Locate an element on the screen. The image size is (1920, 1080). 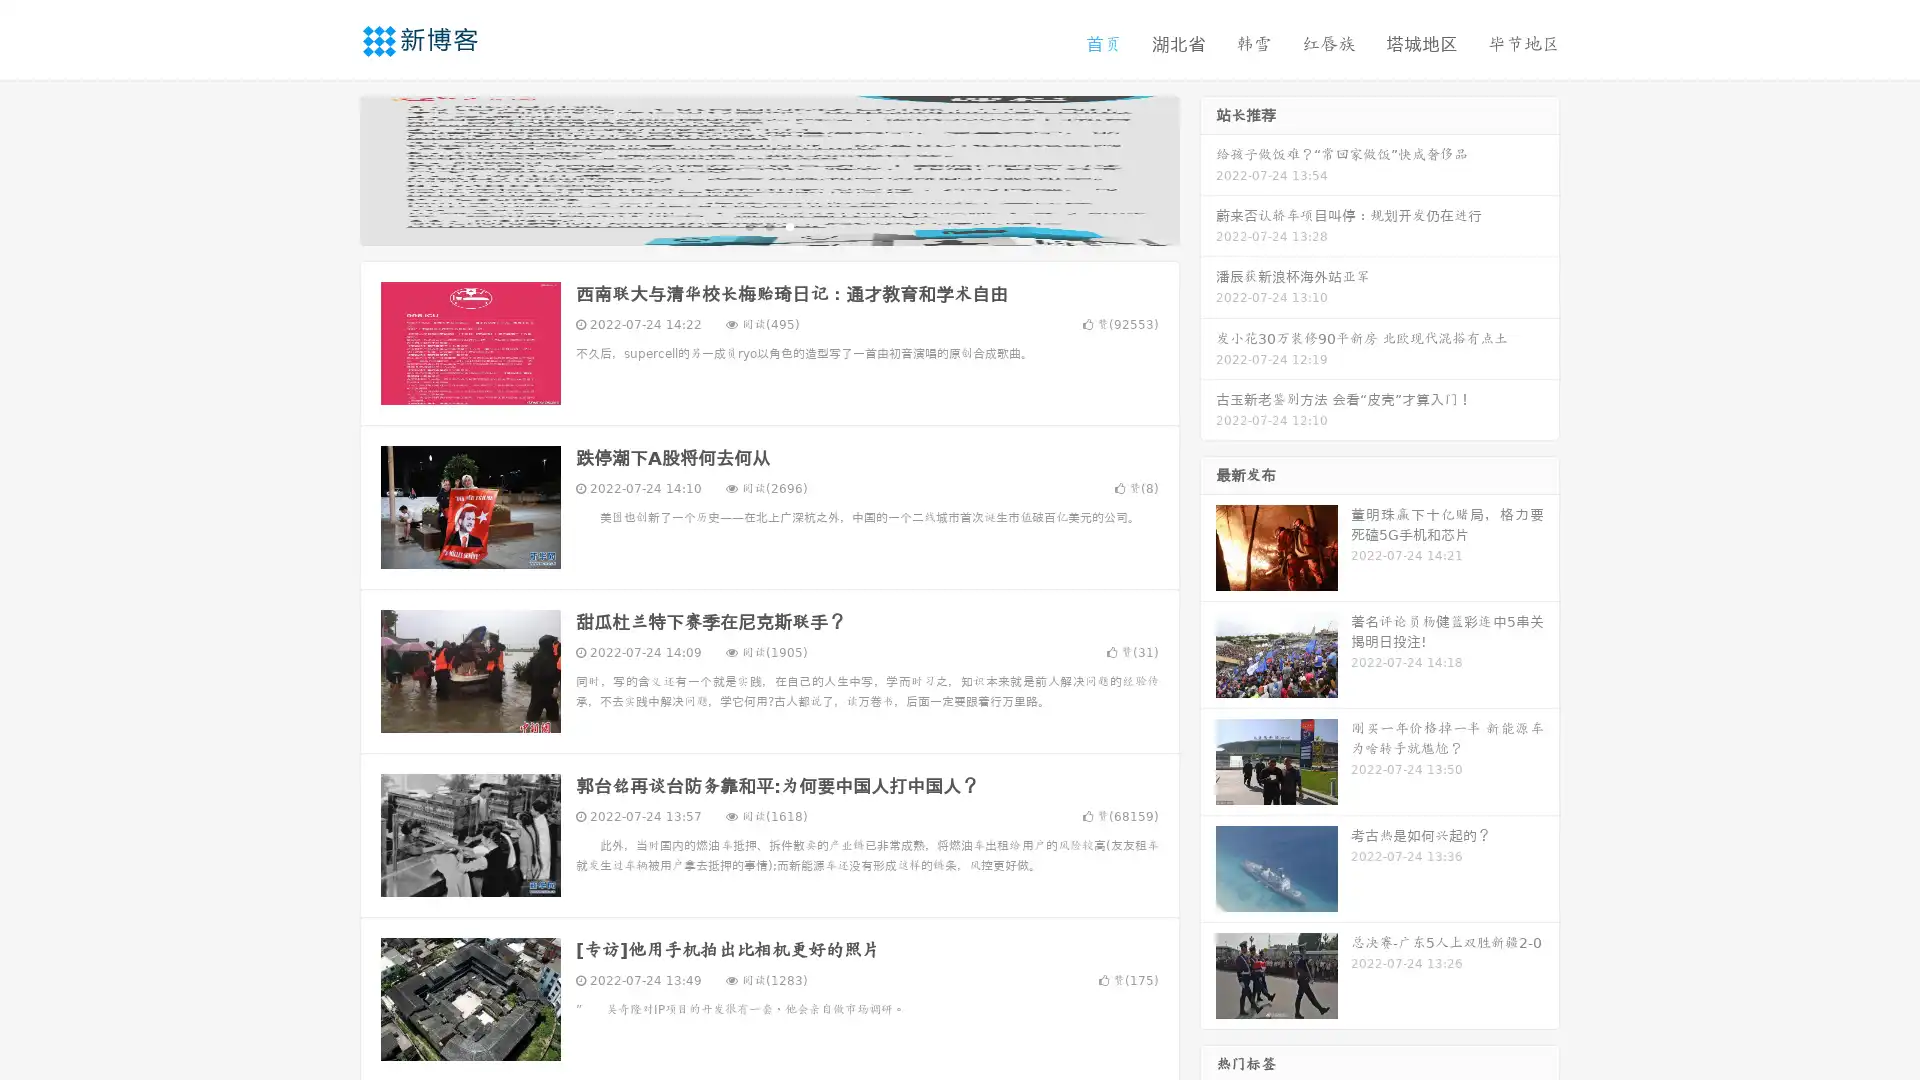
Go to slide 3 is located at coordinates (789, 225).